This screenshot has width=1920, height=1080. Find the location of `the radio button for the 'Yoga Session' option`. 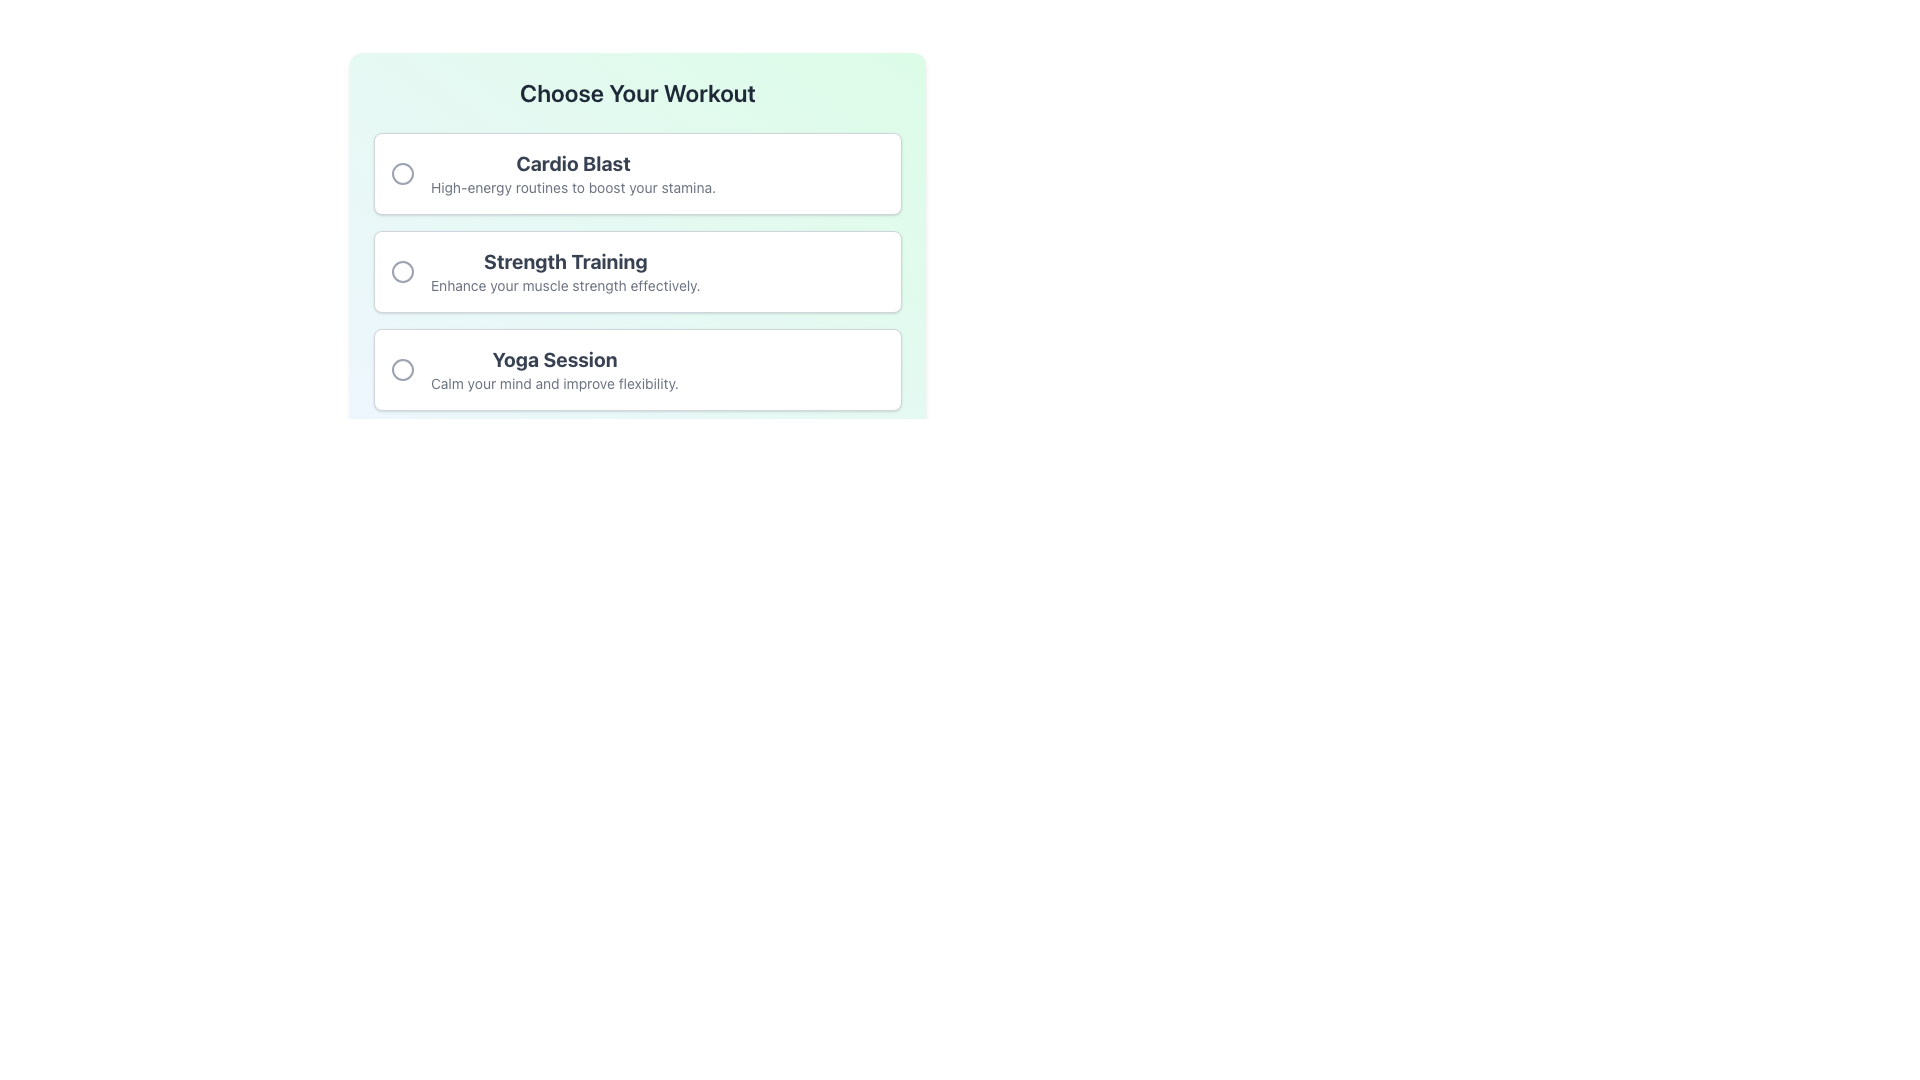

the radio button for the 'Yoga Session' option is located at coordinates (402, 370).